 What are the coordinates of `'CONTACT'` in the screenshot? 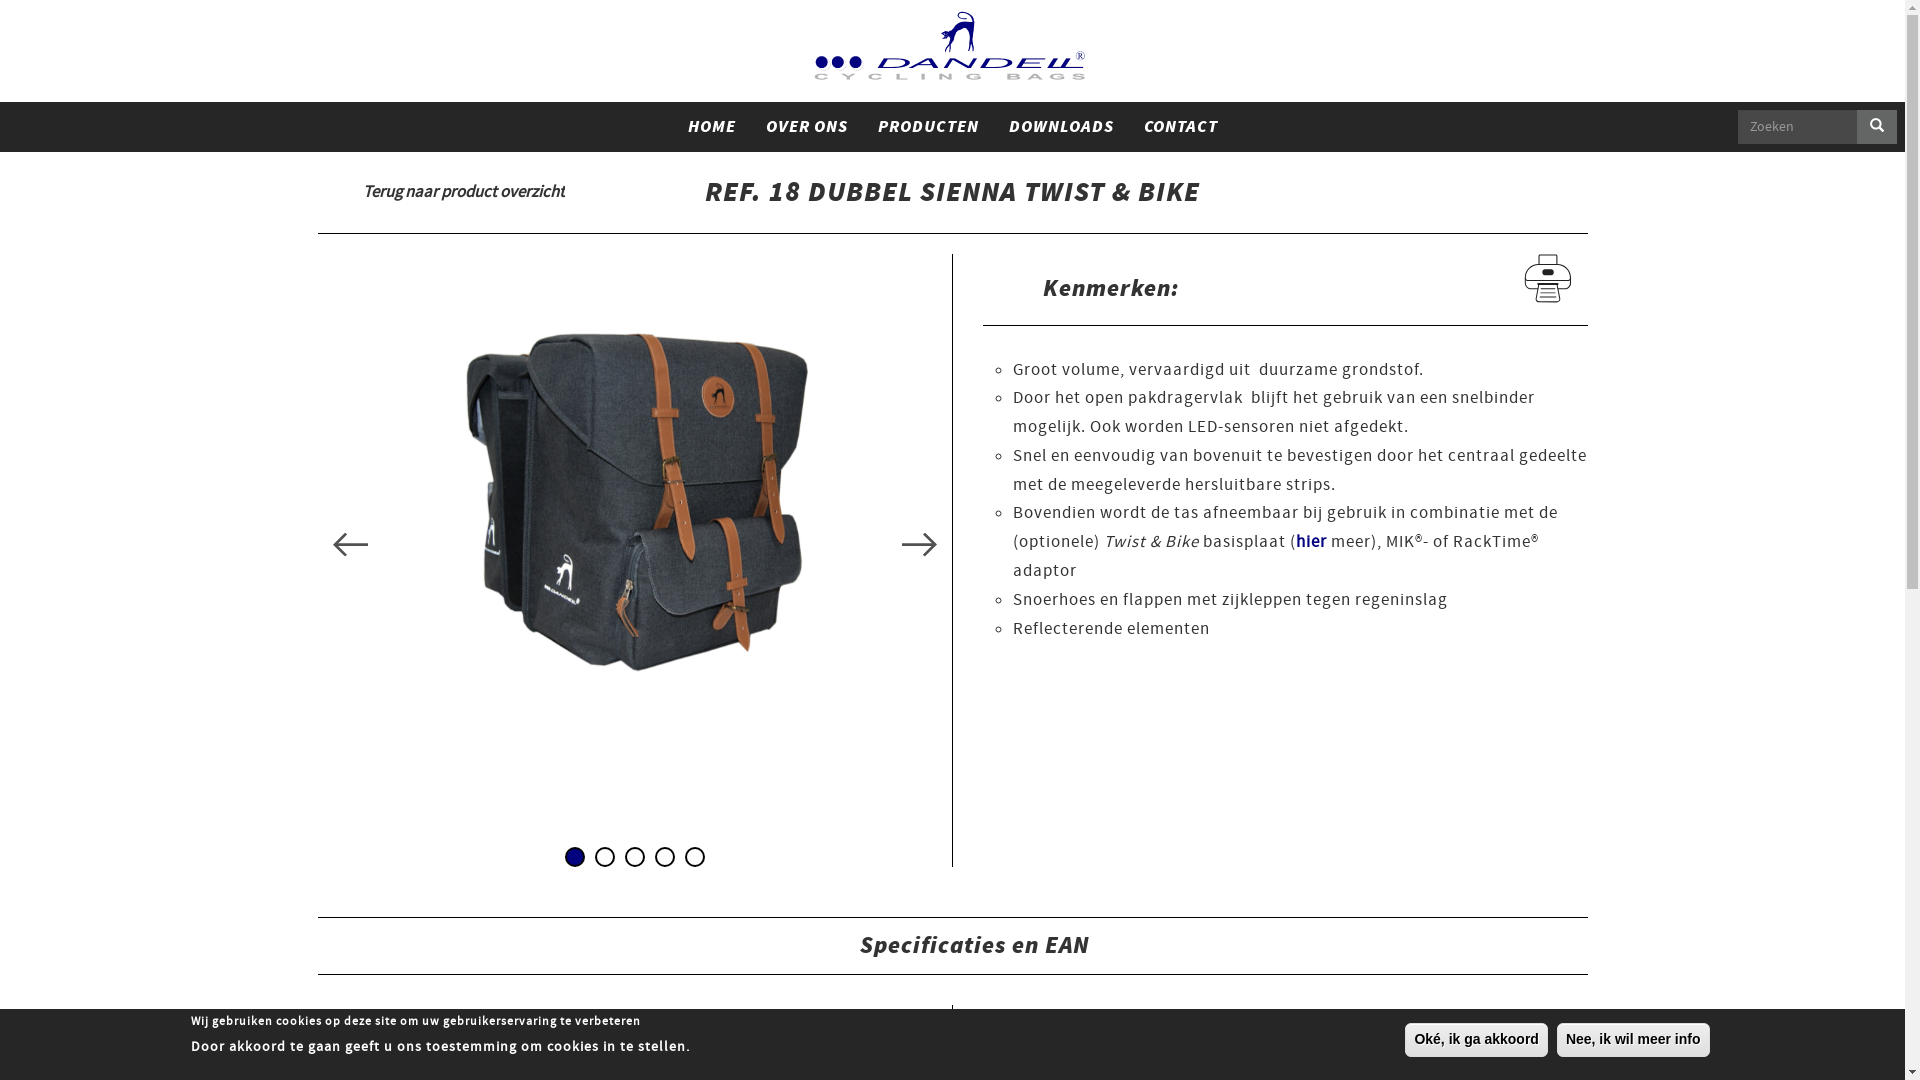 It's located at (1180, 127).